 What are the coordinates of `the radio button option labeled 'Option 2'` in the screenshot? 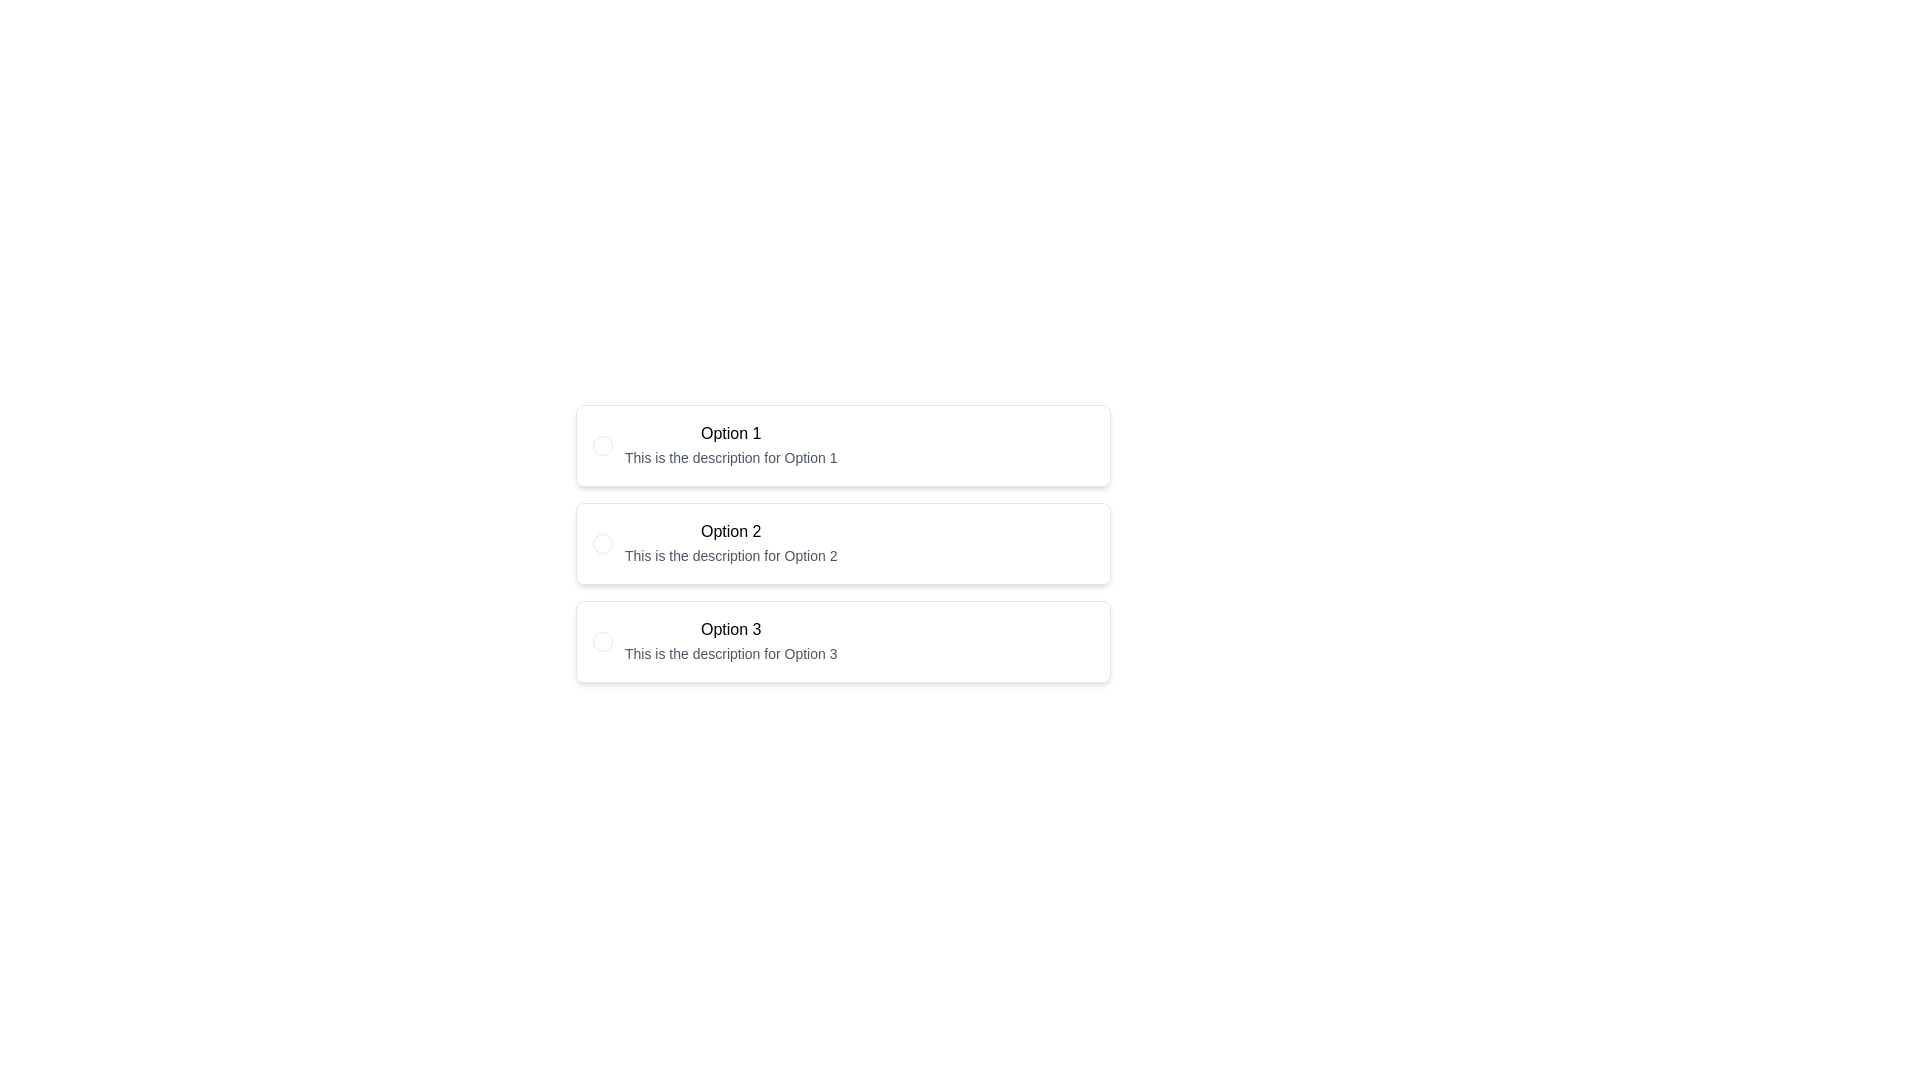 It's located at (715, 543).